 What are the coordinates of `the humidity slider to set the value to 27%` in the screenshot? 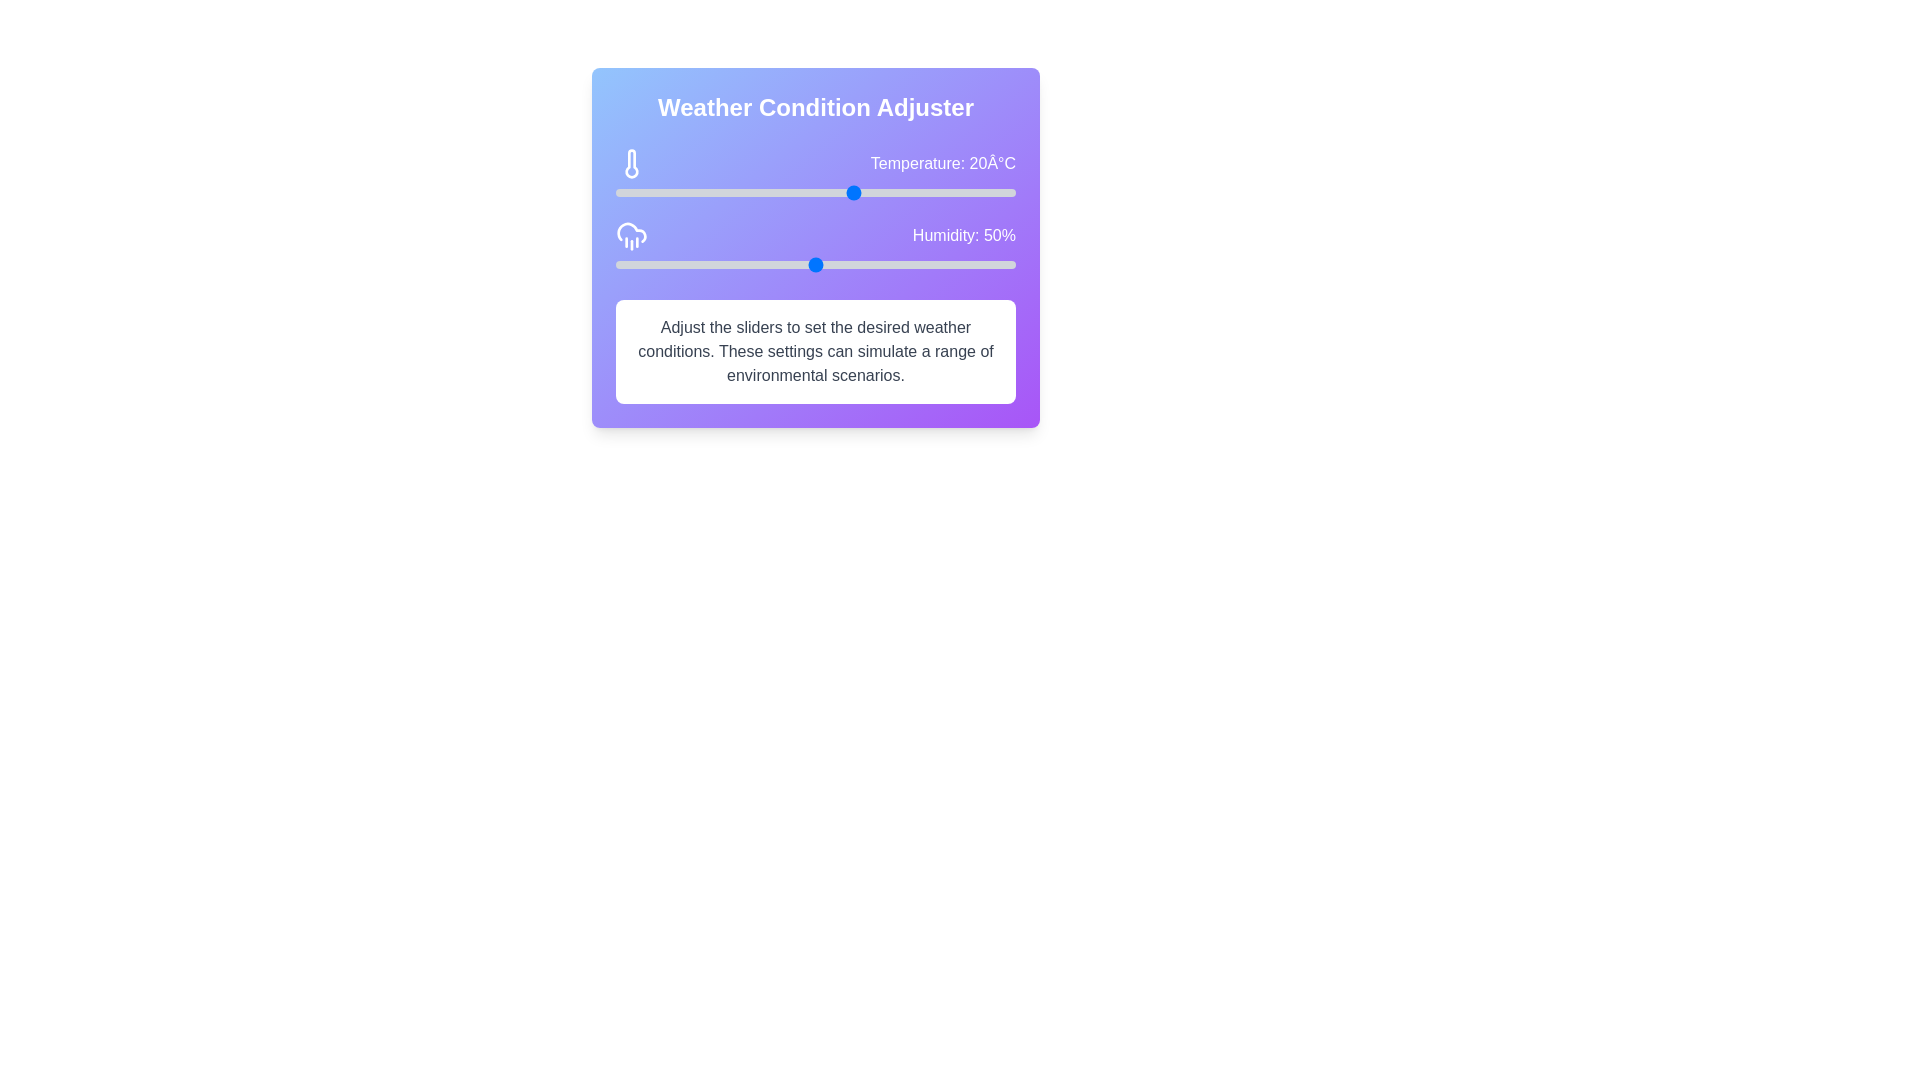 It's located at (723, 264).